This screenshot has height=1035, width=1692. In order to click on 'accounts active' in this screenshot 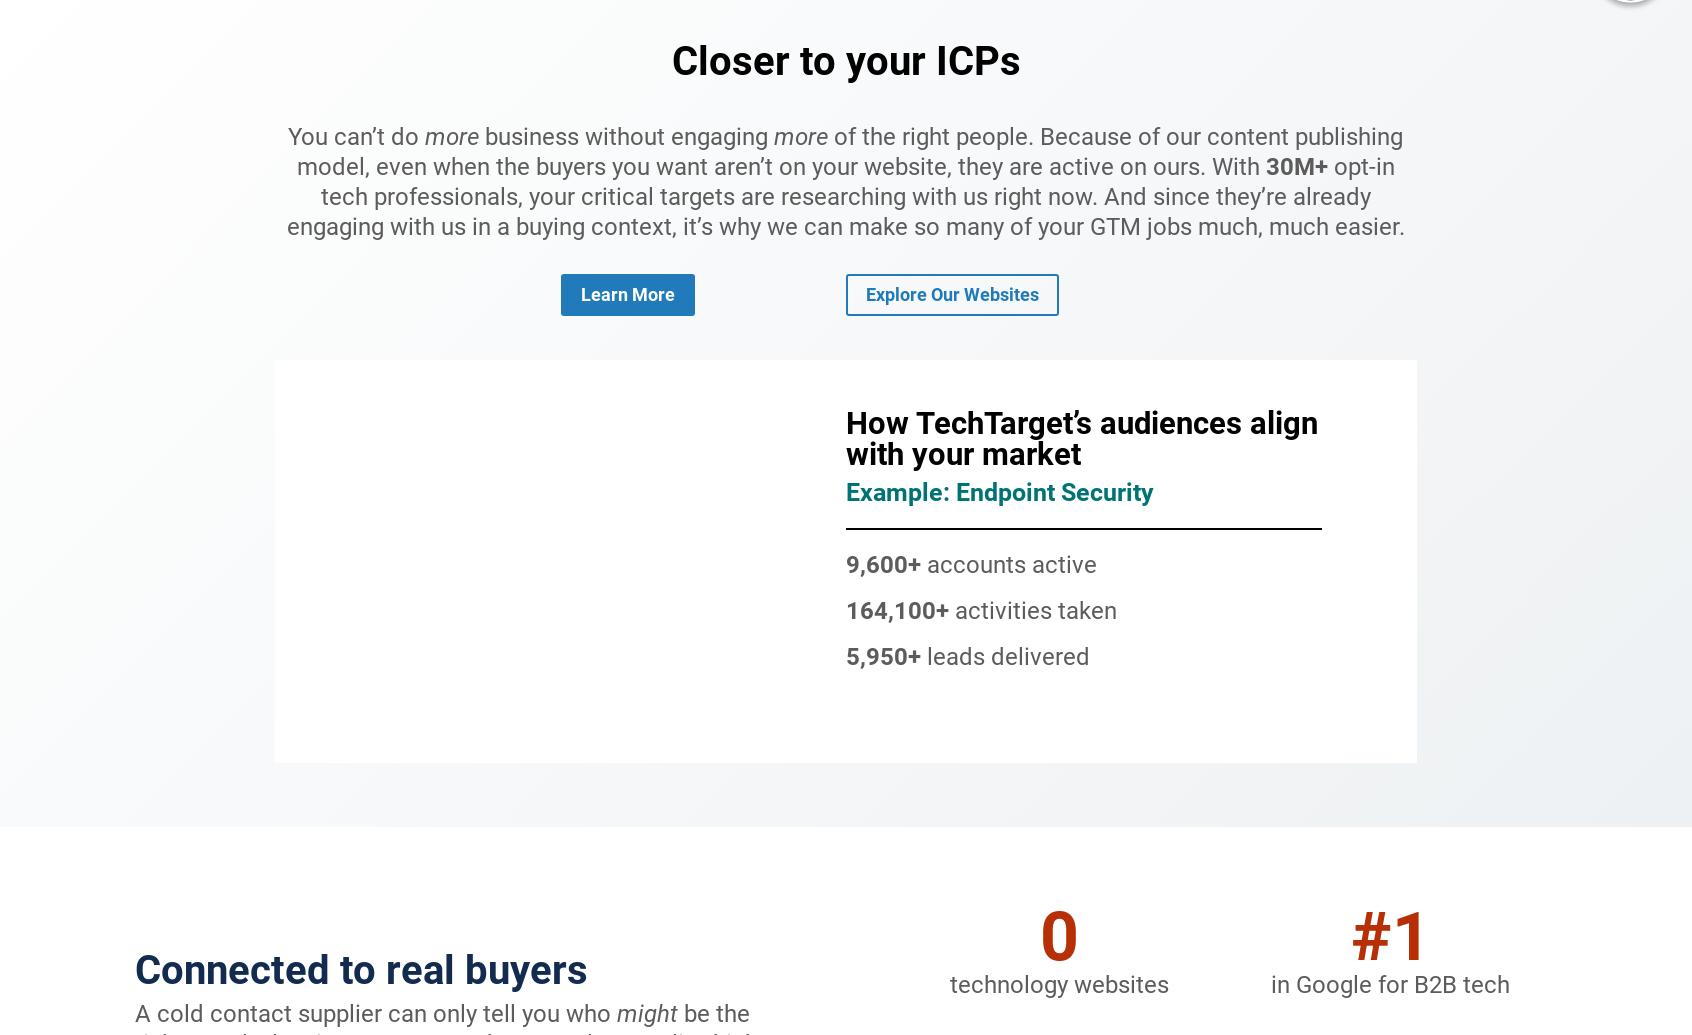, I will do `click(1010, 564)`.